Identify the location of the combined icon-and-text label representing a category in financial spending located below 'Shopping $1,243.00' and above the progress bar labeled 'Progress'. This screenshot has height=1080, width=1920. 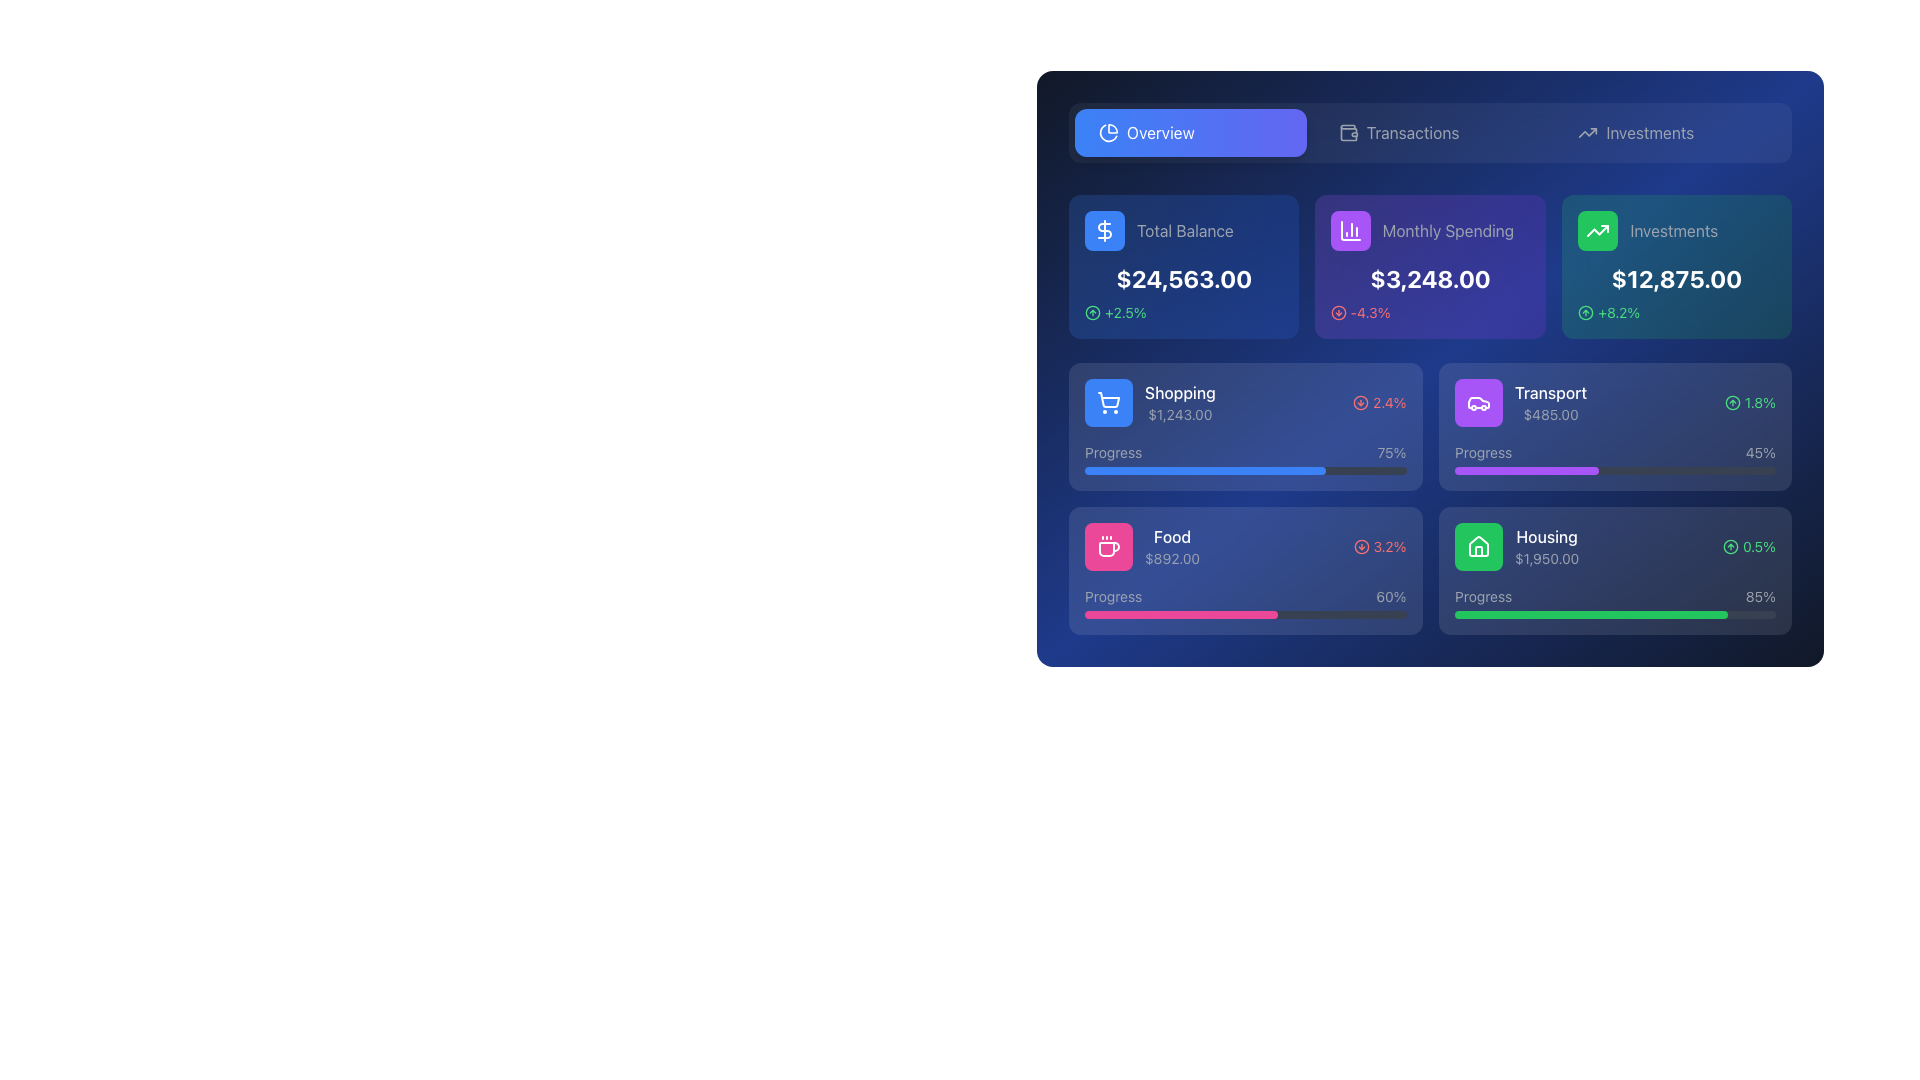
(1142, 547).